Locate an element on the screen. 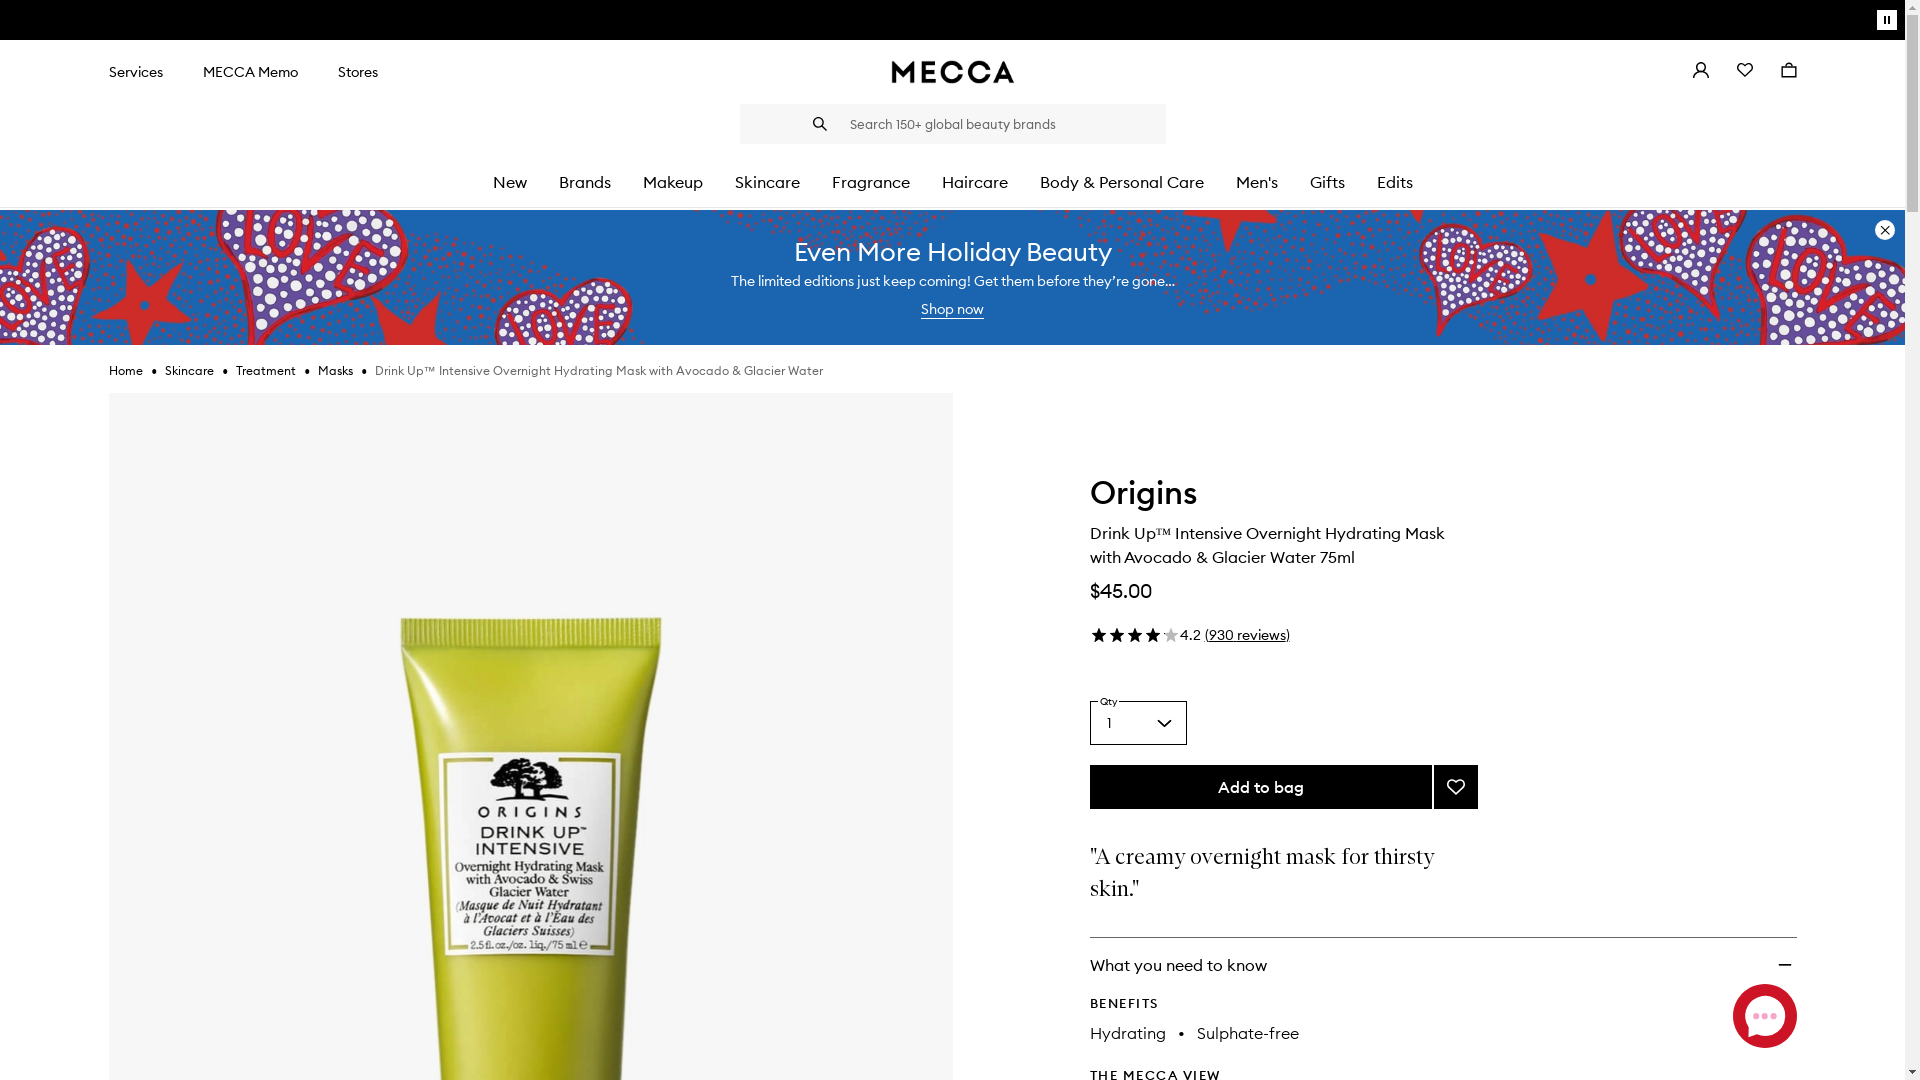  'Fragrance' is located at coordinates (870, 182).